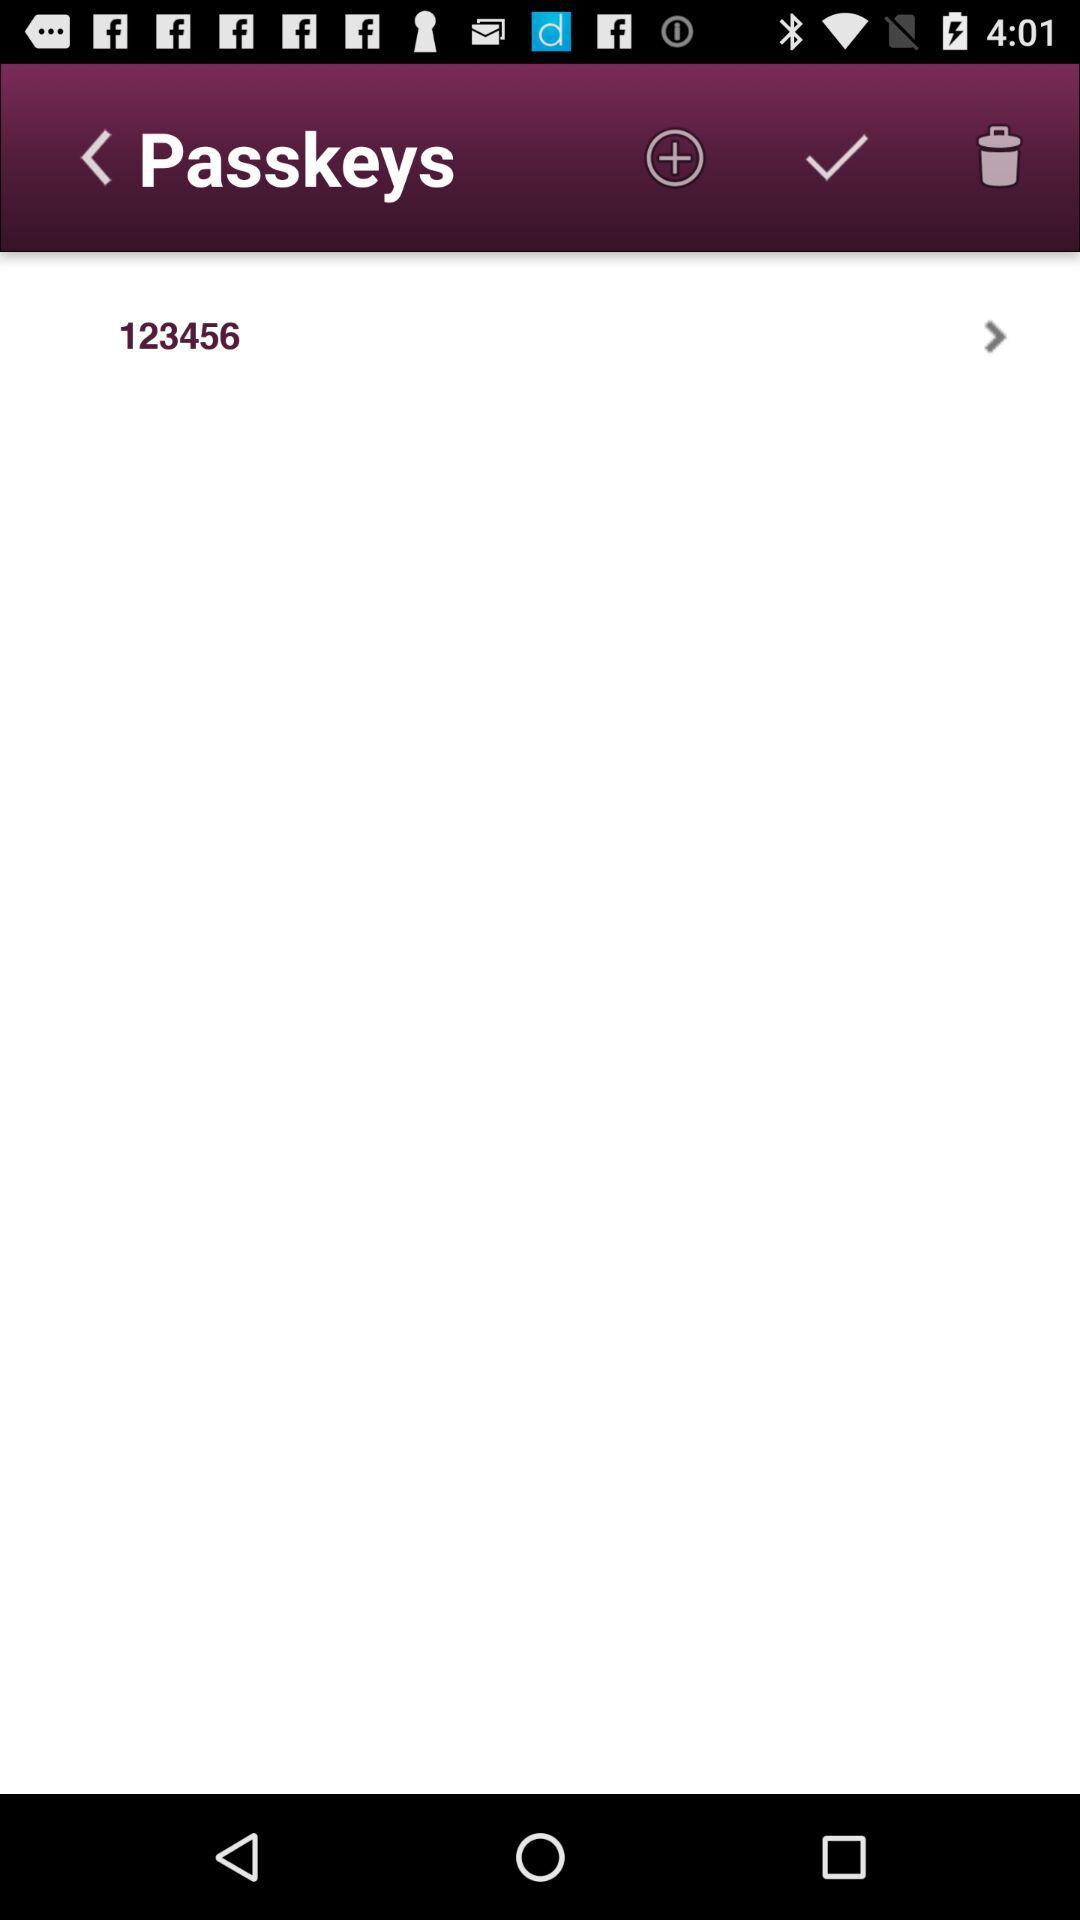  What do you see at coordinates (999, 156) in the screenshot?
I see `delete button` at bounding box center [999, 156].